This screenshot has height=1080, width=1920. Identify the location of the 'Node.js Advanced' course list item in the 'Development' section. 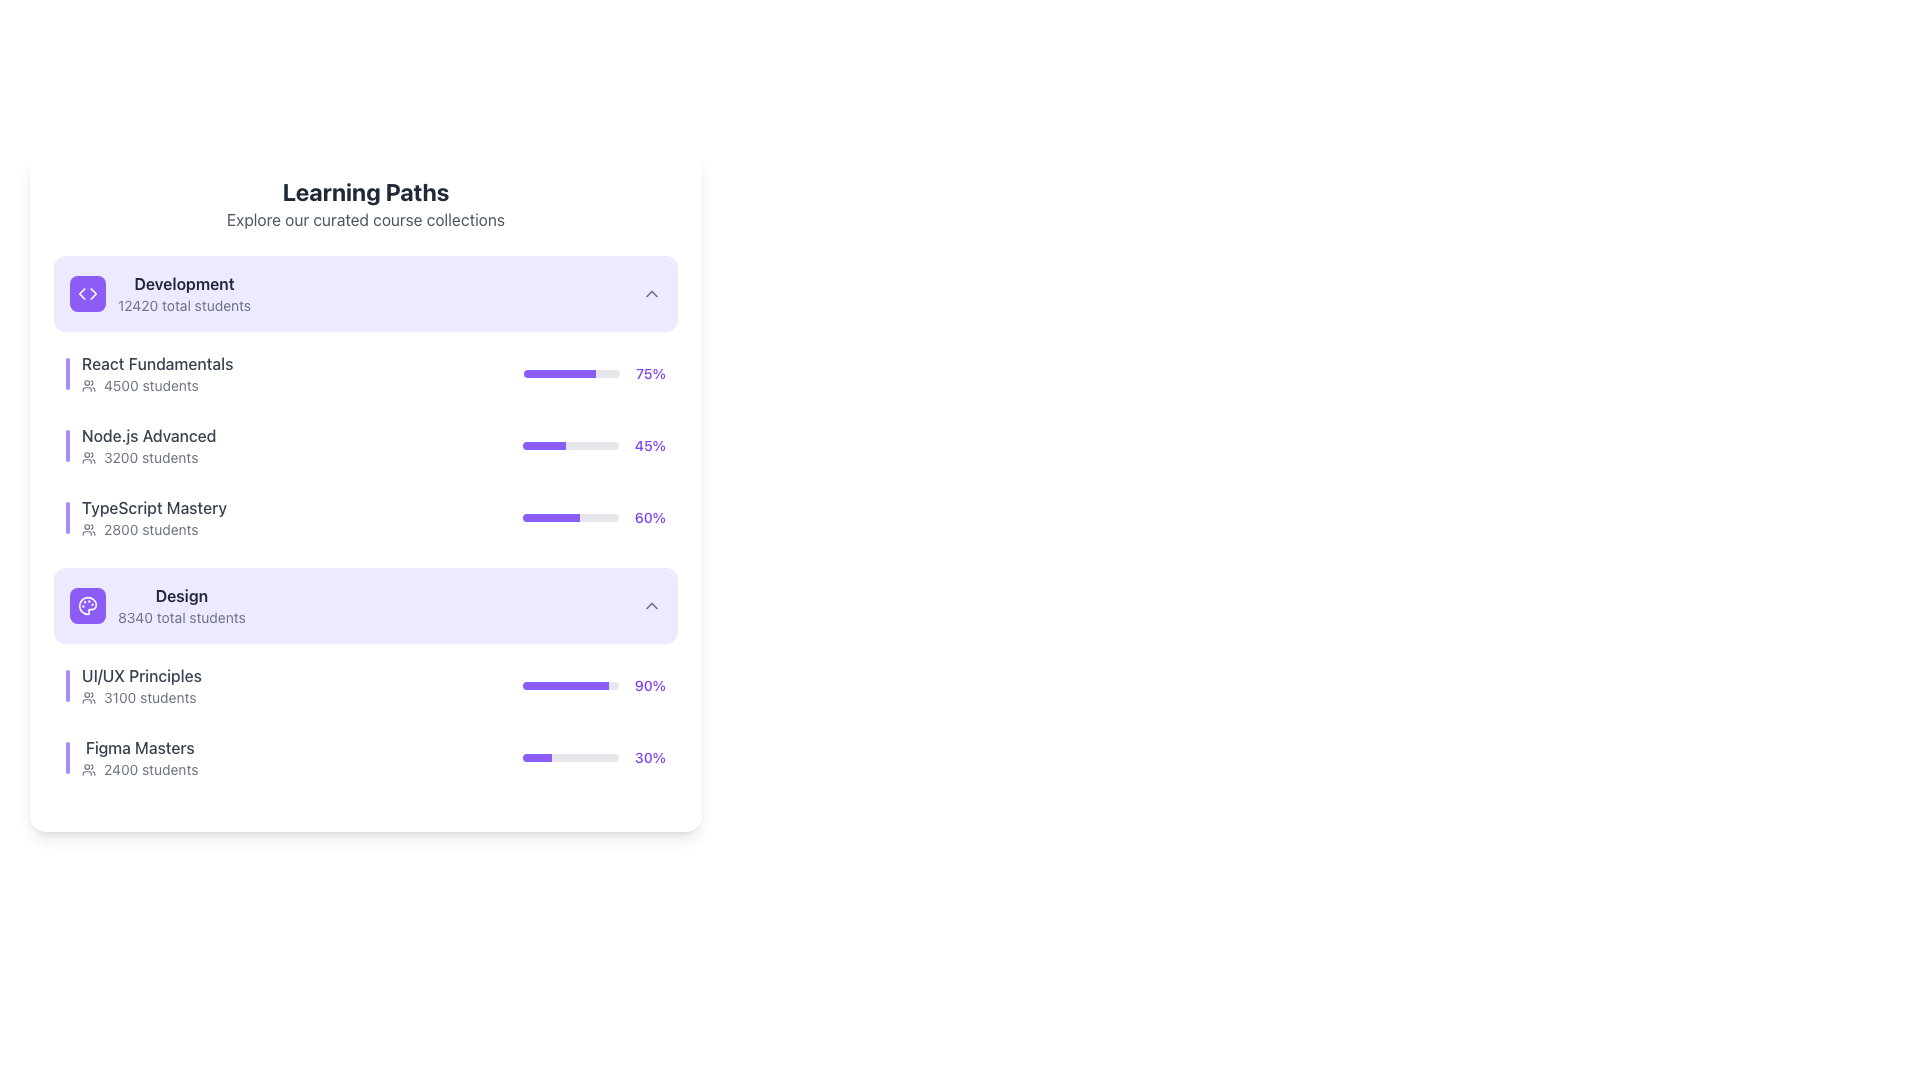
(365, 445).